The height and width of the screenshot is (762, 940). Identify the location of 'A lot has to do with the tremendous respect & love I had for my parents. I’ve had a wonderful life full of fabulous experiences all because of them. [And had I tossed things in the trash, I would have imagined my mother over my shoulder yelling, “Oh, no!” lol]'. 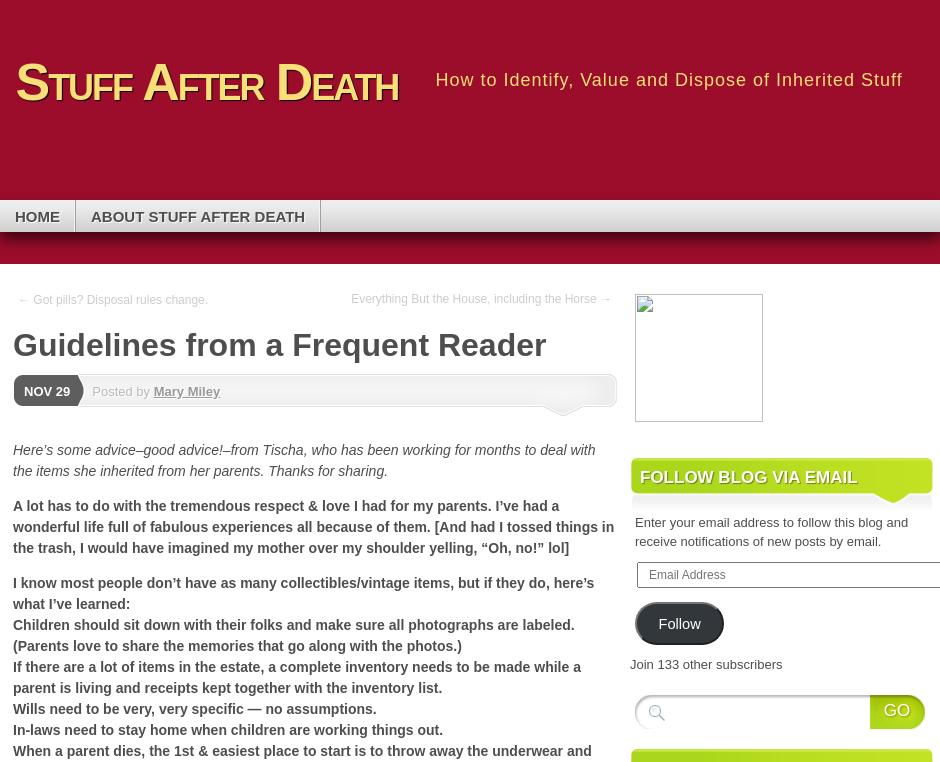
(312, 525).